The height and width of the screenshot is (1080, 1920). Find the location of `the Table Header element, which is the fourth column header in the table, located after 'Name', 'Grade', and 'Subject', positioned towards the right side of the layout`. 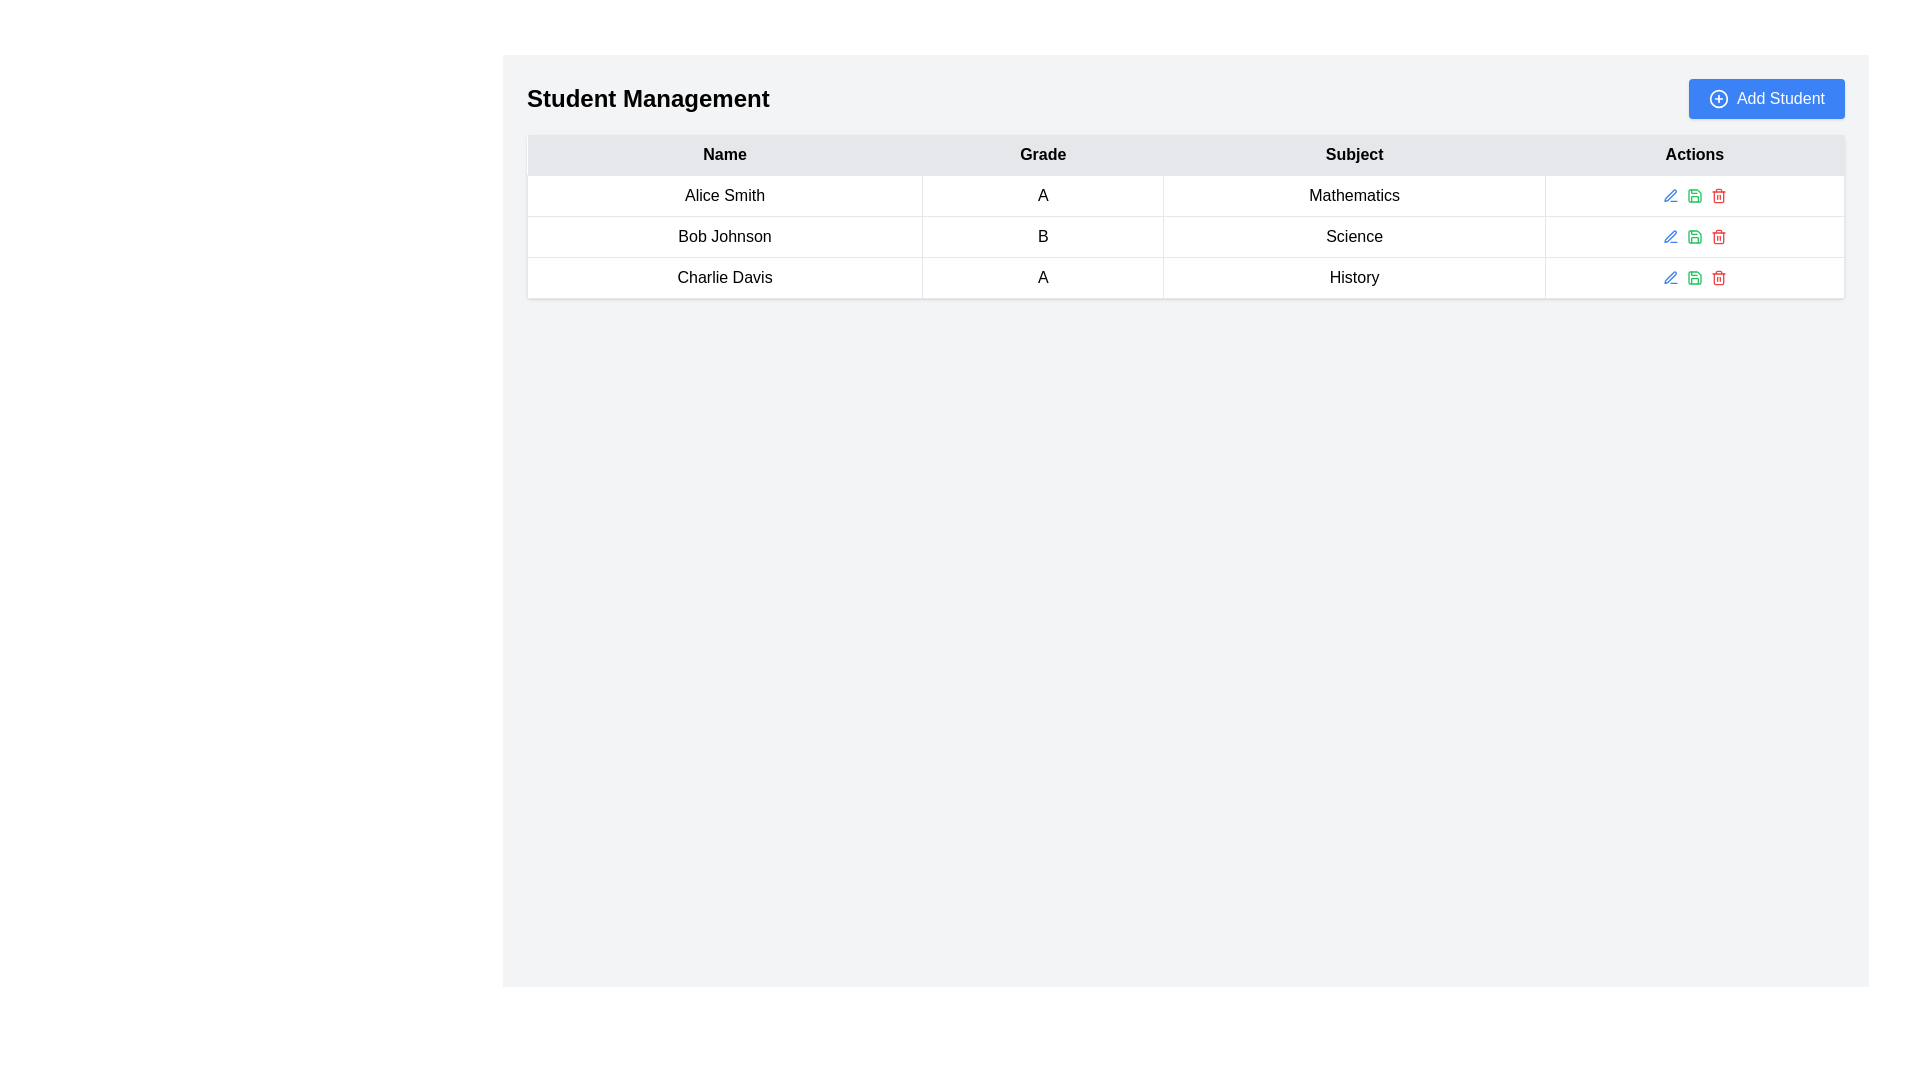

the Table Header element, which is the fourth column header in the table, located after 'Name', 'Grade', and 'Subject', positioned towards the right side of the layout is located at coordinates (1693, 154).